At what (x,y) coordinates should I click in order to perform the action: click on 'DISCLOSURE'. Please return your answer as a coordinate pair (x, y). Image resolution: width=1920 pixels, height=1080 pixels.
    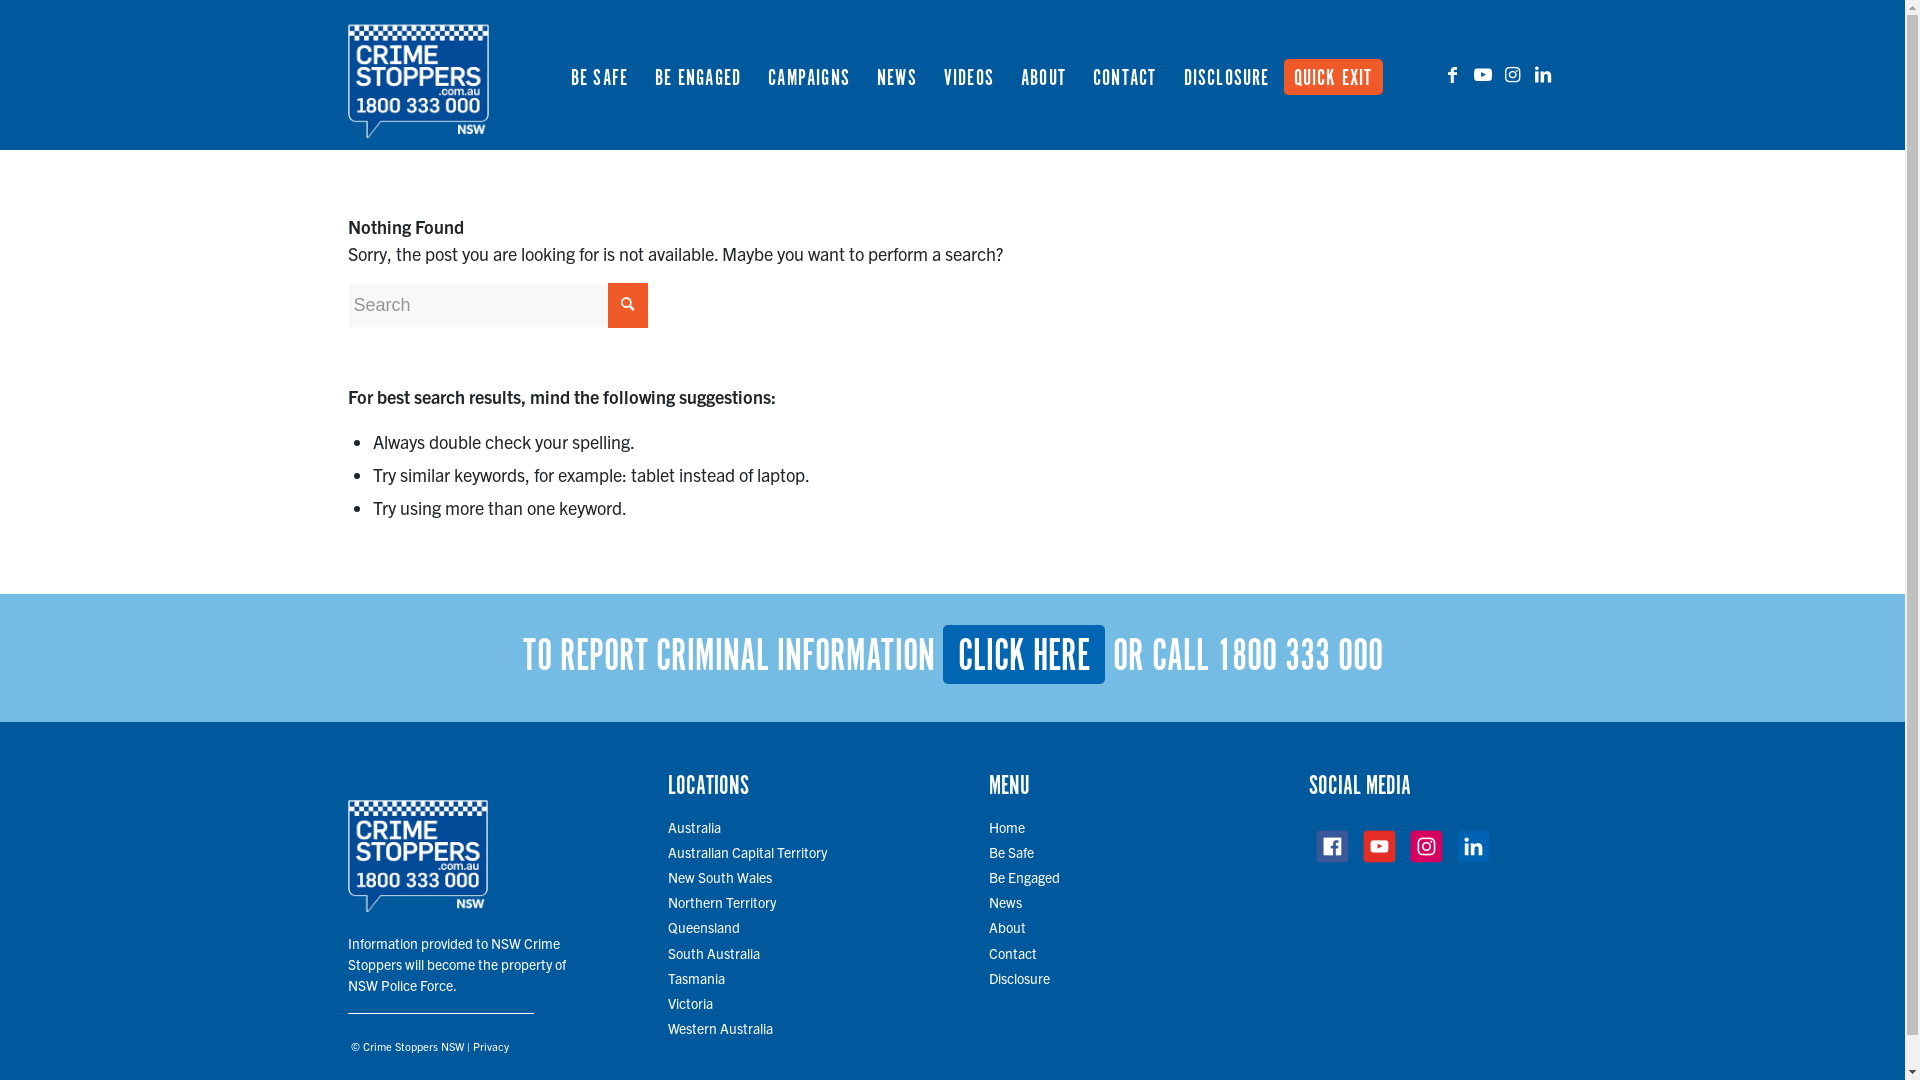
    Looking at the image, I should click on (1225, 73).